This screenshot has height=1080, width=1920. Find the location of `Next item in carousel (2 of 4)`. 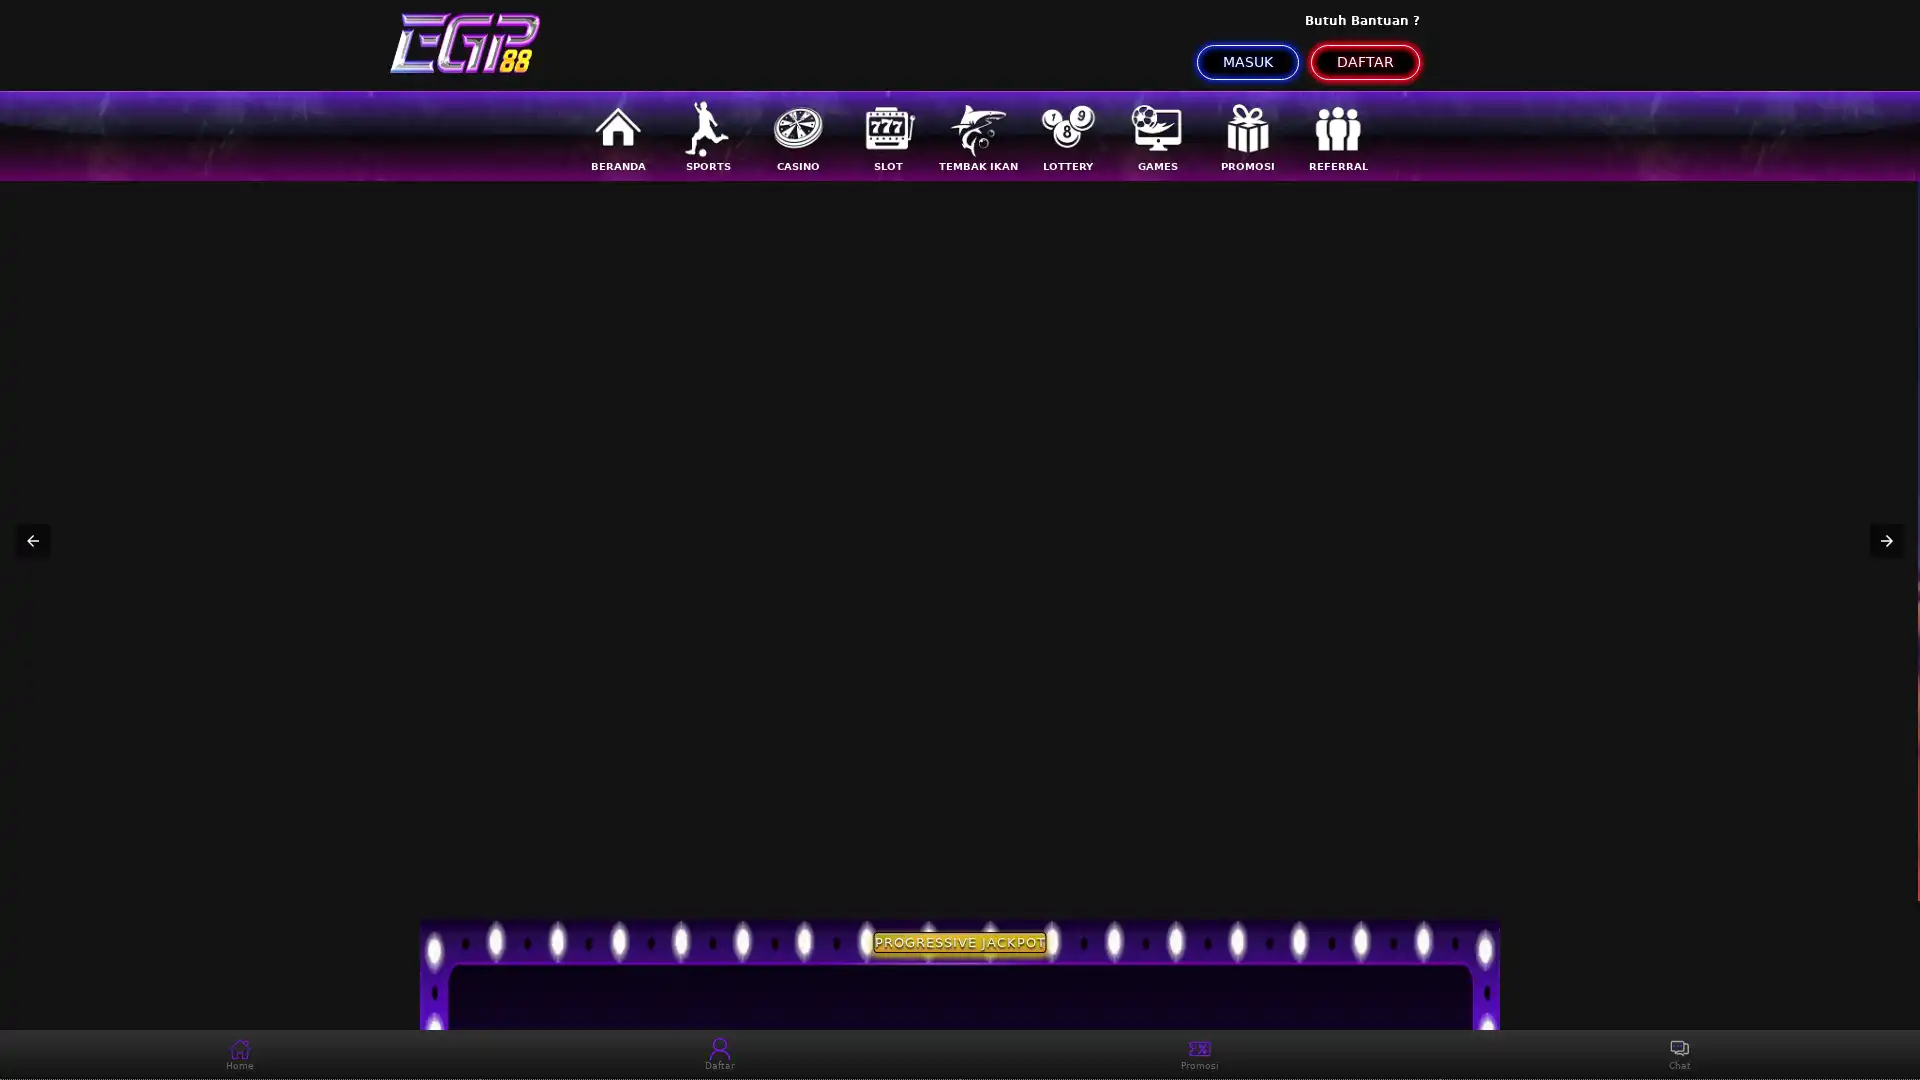

Next item in carousel (2 of 4) is located at coordinates (1885, 540).